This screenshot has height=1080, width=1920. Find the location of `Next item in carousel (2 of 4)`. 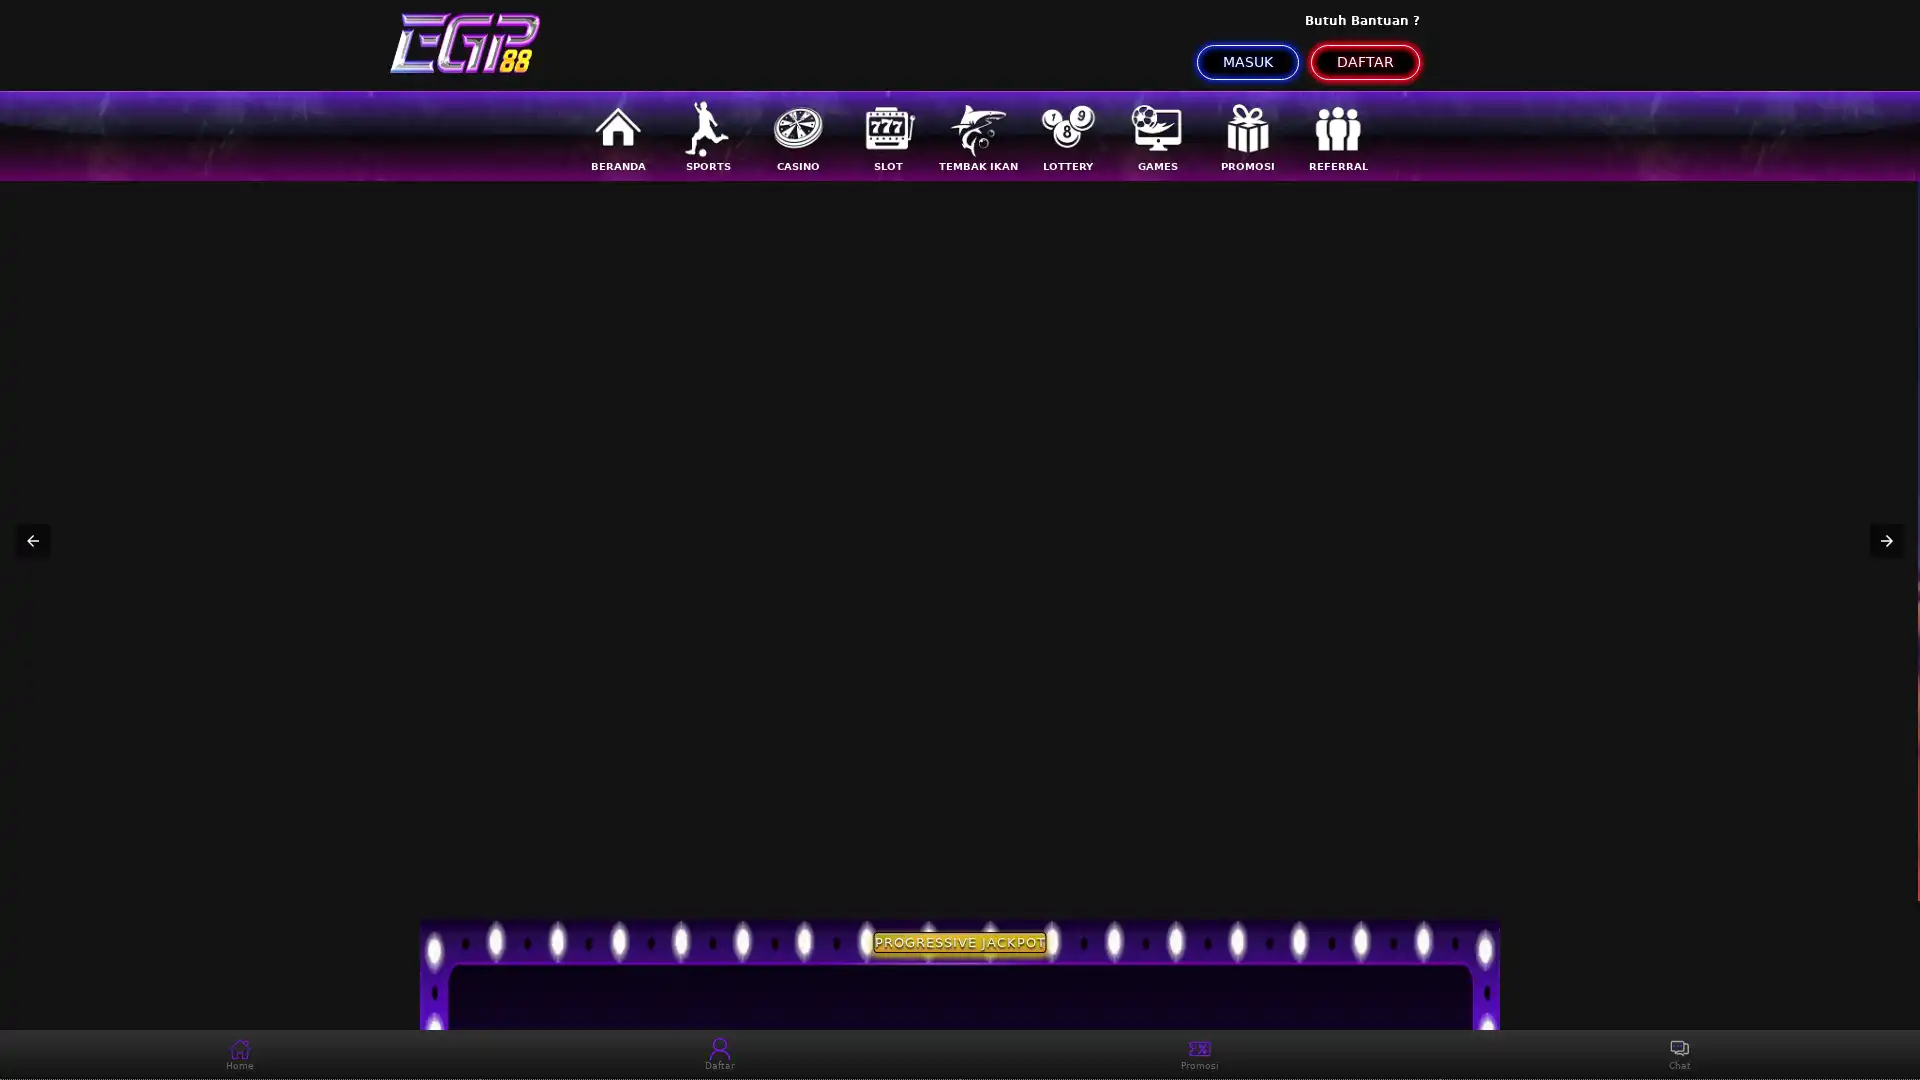

Next item in carousel (2 of 4) is located at coordinates (1885, 540).